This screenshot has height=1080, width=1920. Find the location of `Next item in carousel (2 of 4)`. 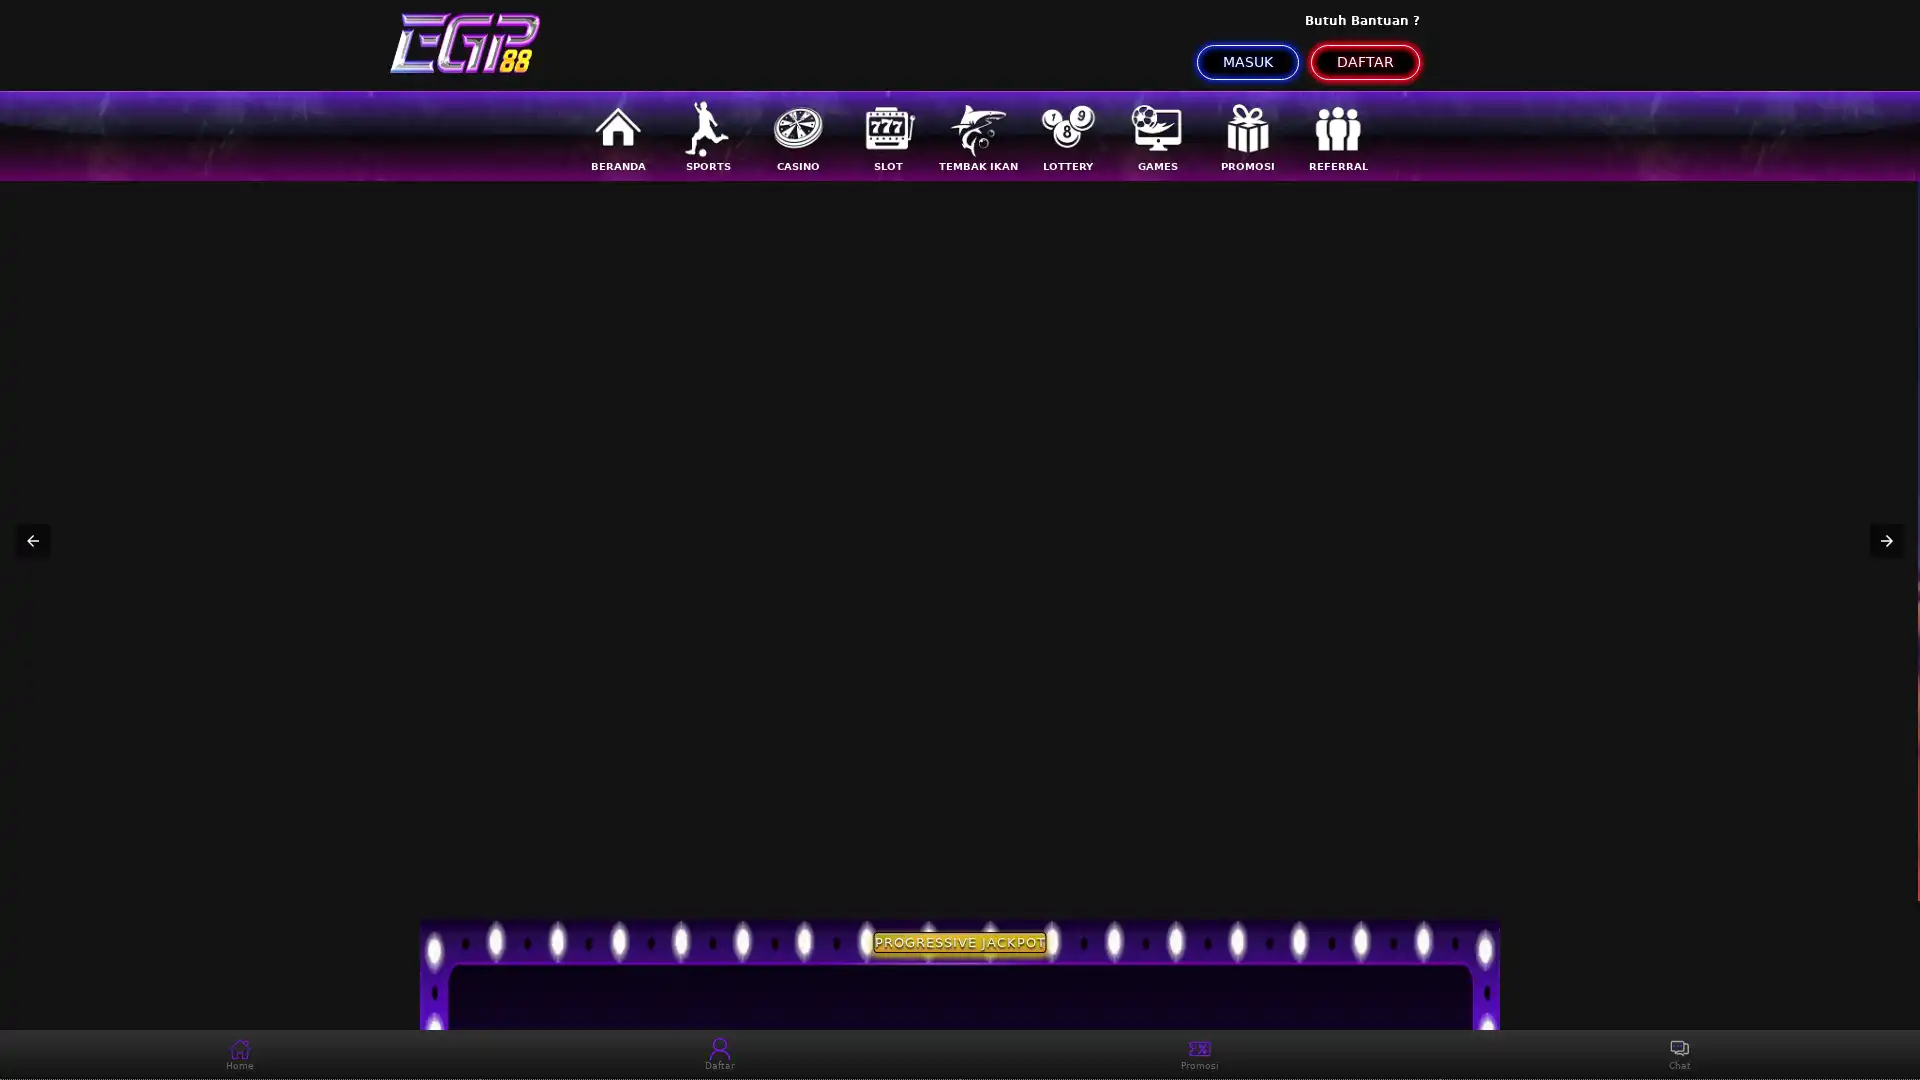

Next item in carousel (2 of 4) is located at coordinates (1885, 540).